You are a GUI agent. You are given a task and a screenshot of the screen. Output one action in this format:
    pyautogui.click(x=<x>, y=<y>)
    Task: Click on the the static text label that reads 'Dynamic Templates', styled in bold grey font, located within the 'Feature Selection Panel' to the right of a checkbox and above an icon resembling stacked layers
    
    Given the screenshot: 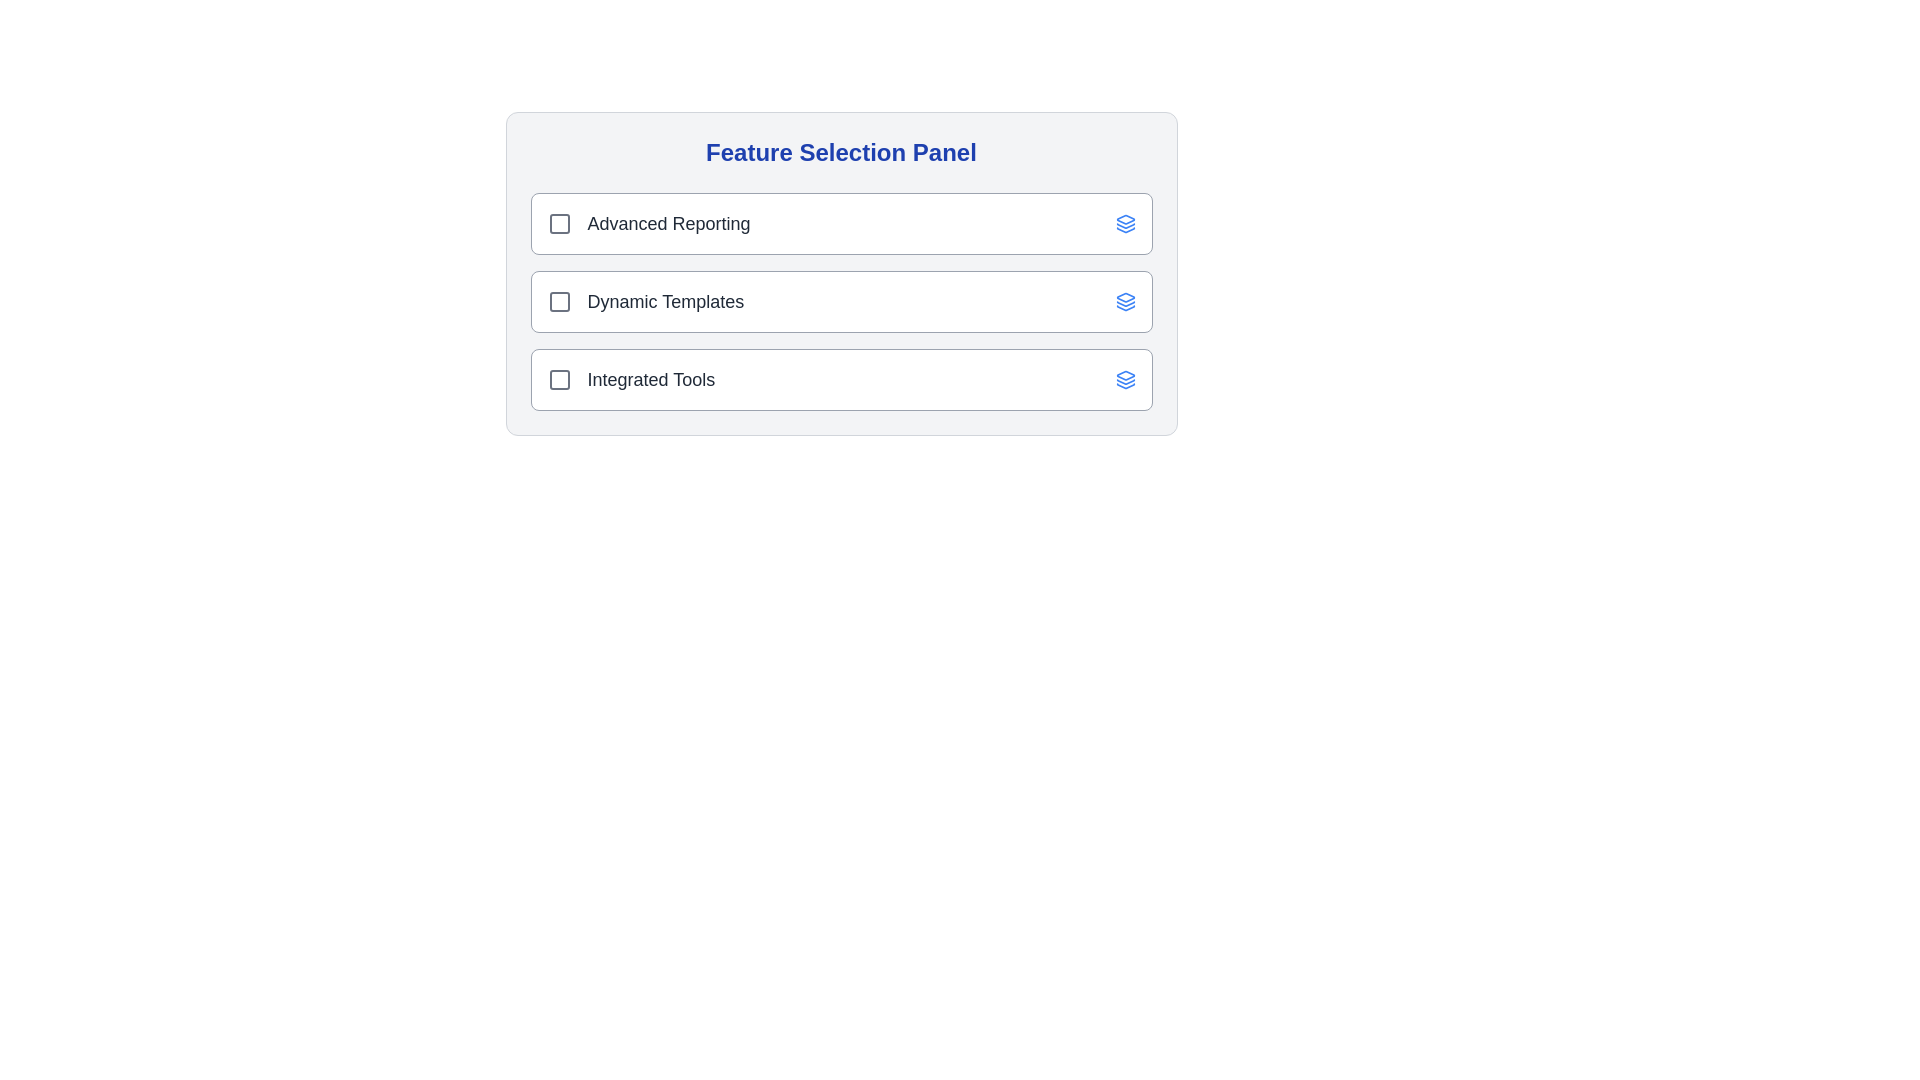 What is the action you would take?
    pyautogui.click(x=665, y=301)
    